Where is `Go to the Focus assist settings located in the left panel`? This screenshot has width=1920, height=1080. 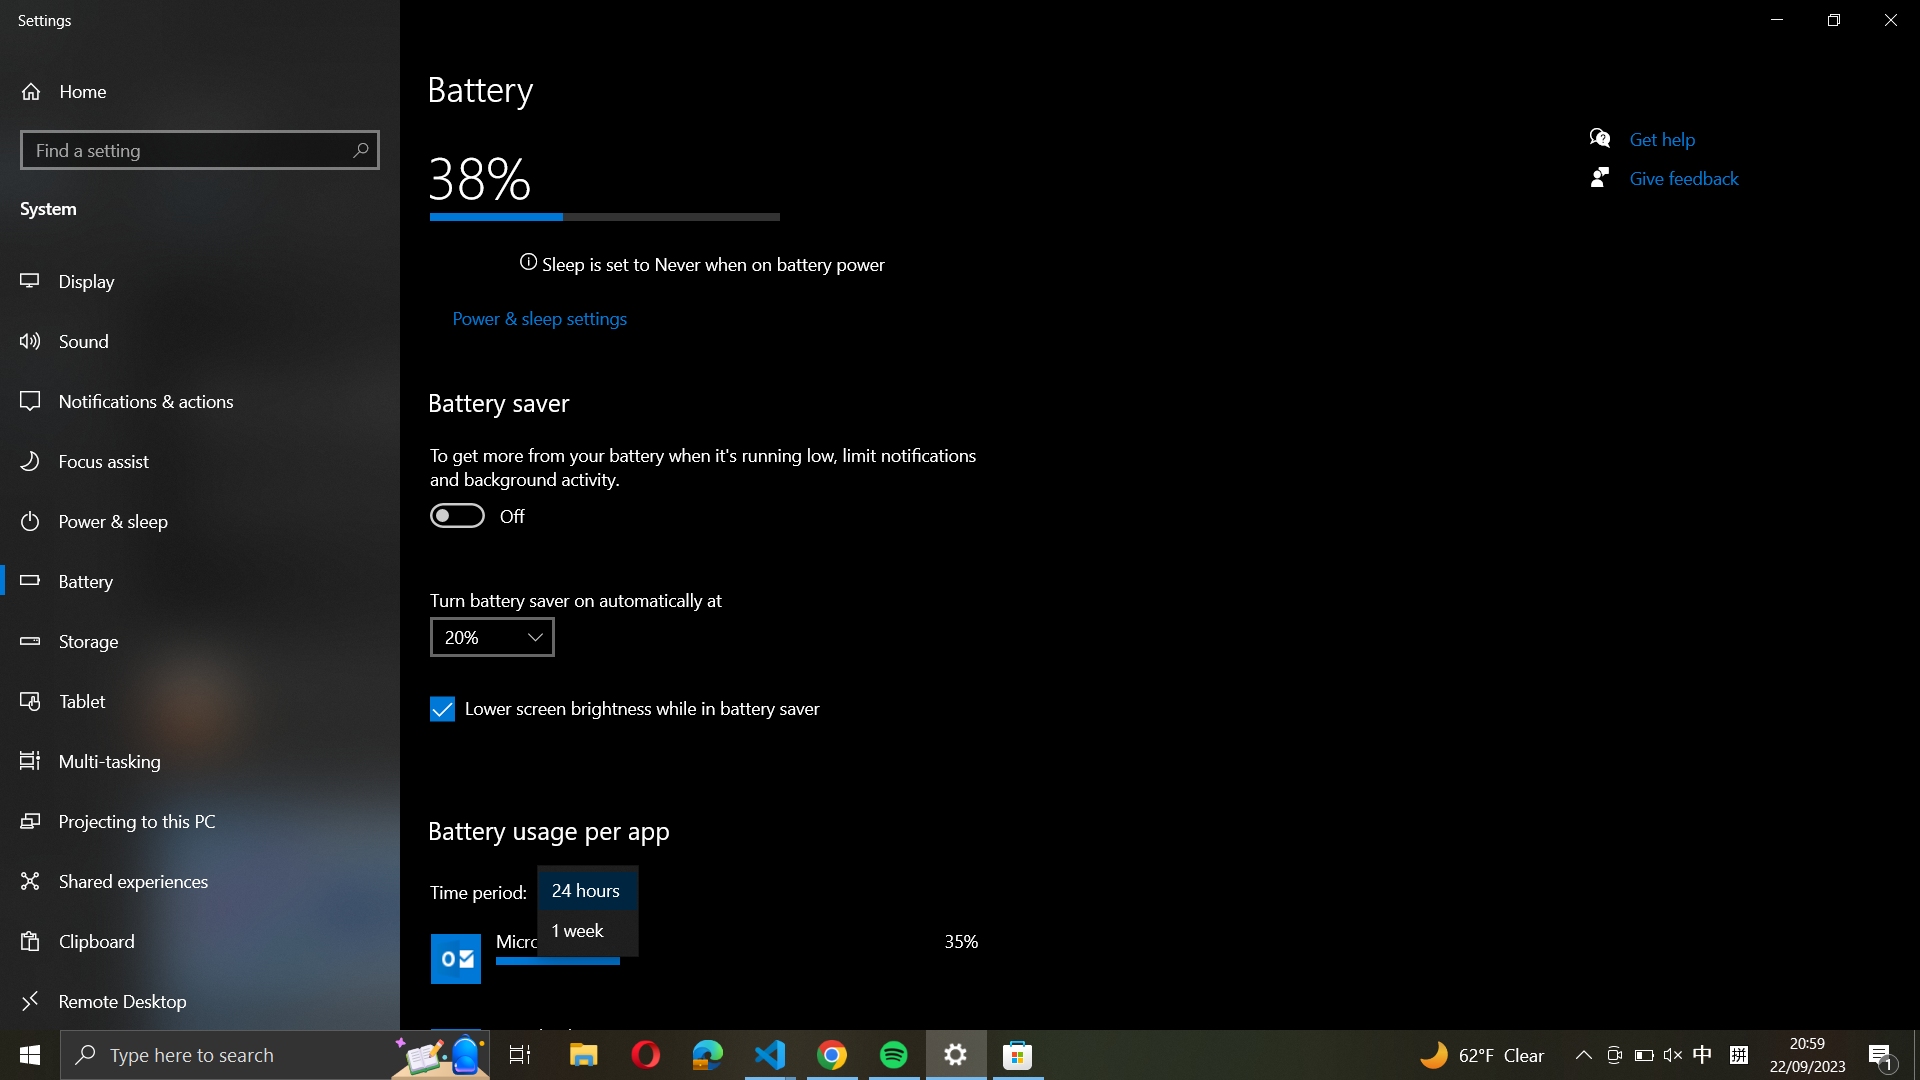 Go to the Focus assist settings located in the left panel is located at coordinates (202, 462).